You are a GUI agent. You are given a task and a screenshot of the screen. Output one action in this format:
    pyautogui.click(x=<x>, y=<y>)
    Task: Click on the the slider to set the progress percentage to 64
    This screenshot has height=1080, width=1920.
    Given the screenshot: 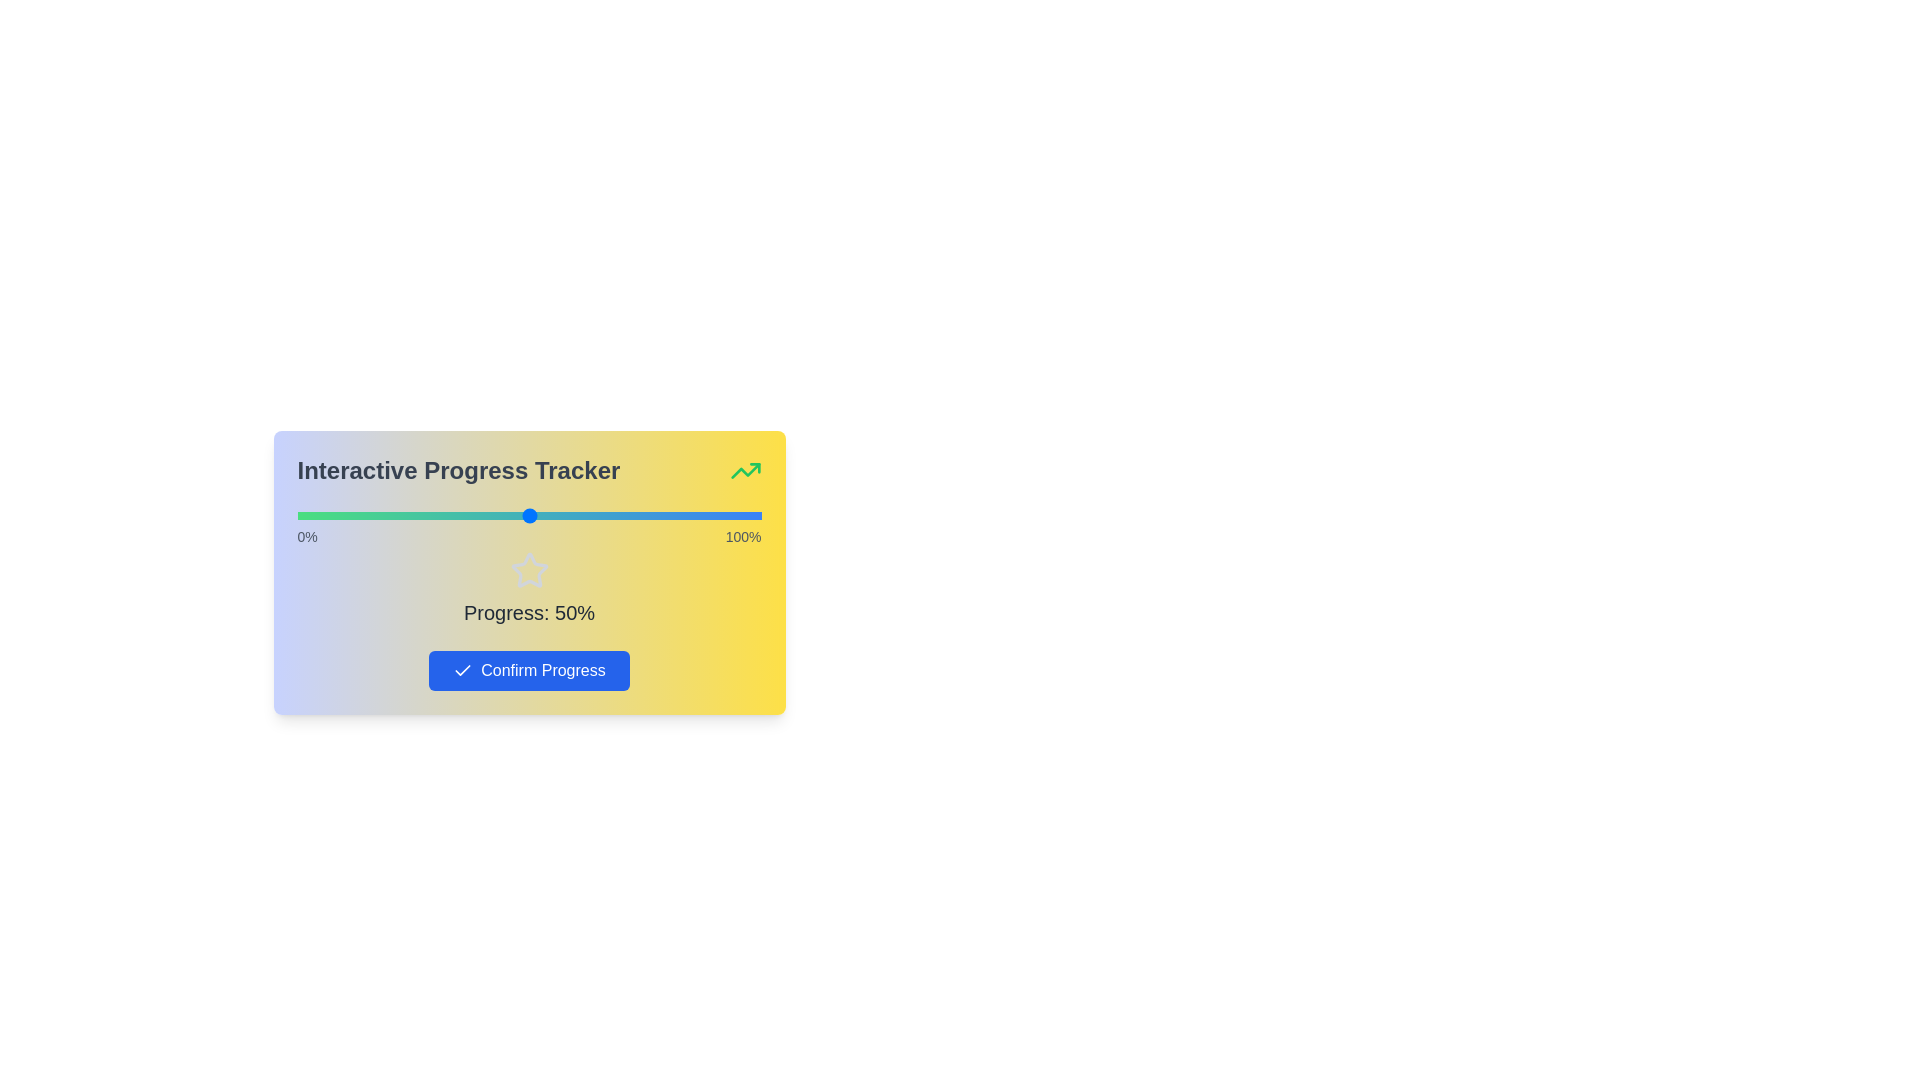 What is the action you would take?
    pyautogui.click(x=593, y=515)
    